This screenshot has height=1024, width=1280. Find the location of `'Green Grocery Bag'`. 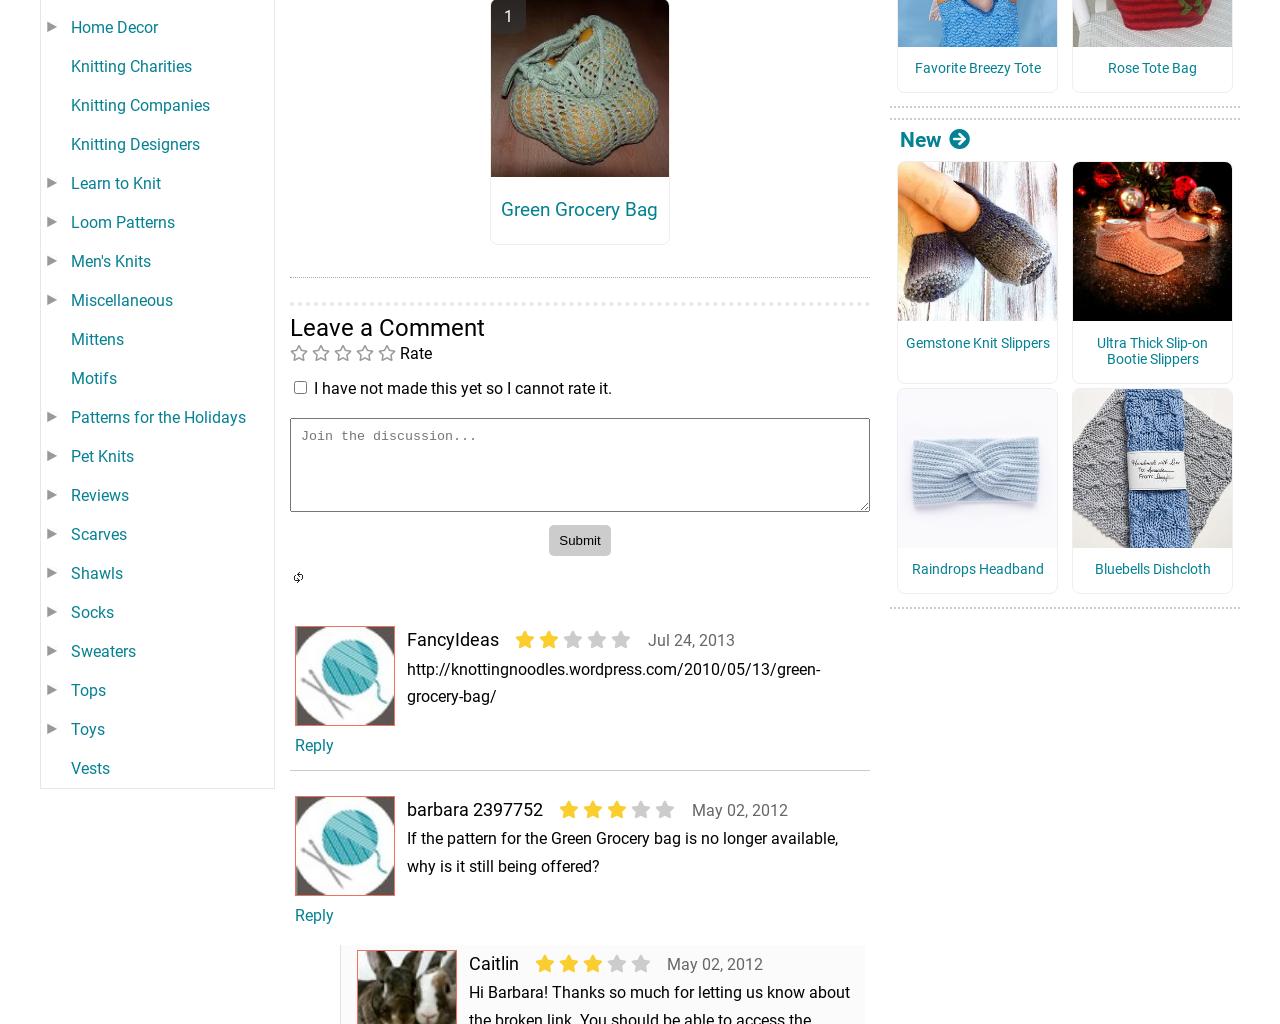

'Green Grocery Bag' is located at coordinates (500, 235).